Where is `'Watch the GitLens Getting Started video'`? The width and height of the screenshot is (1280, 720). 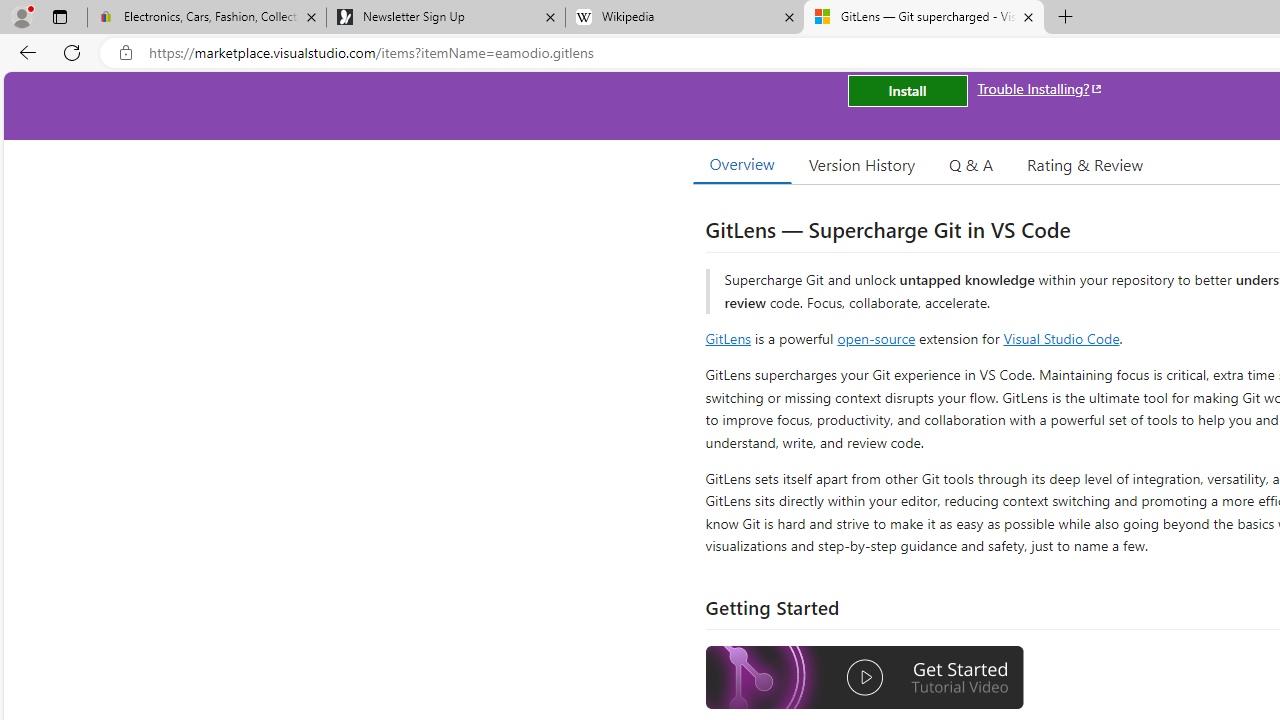
'Watch the GitLens Getting Started video' is located at coordinates (865, 677).